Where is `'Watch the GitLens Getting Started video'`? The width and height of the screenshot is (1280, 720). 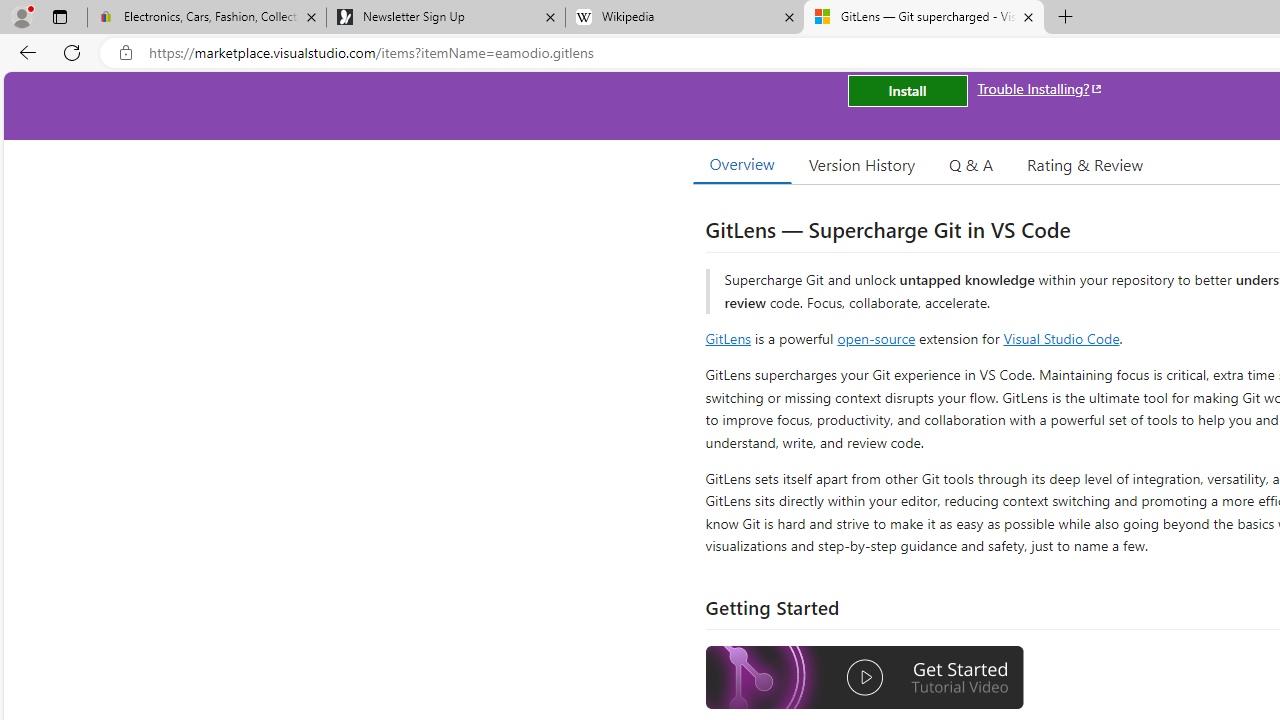
'Watch the GitLens Getting Started video' is located at coordinates (865, 677).